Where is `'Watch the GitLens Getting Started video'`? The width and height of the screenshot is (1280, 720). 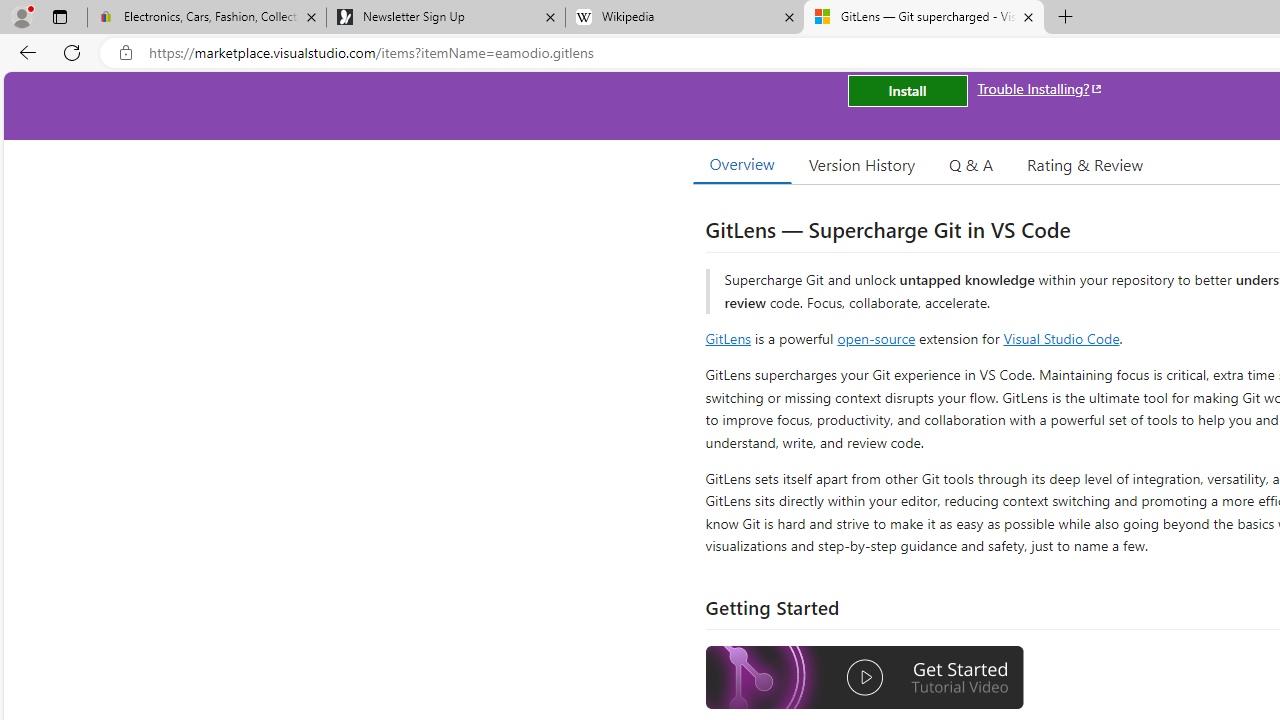
'Watch the GitLens Getting Started video' is located at coordinates (865, 677).